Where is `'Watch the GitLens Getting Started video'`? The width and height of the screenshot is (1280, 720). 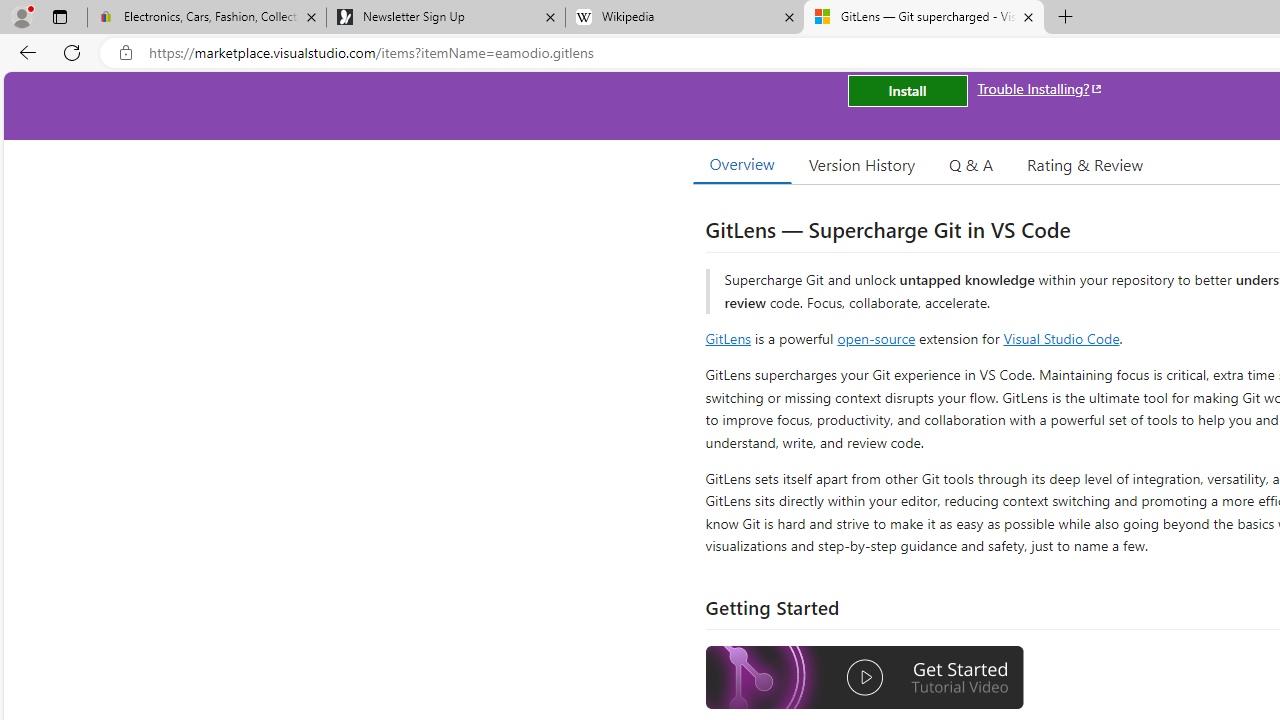
'Watch the GitLens Getting Started video' is located at coordinates (865, 677).